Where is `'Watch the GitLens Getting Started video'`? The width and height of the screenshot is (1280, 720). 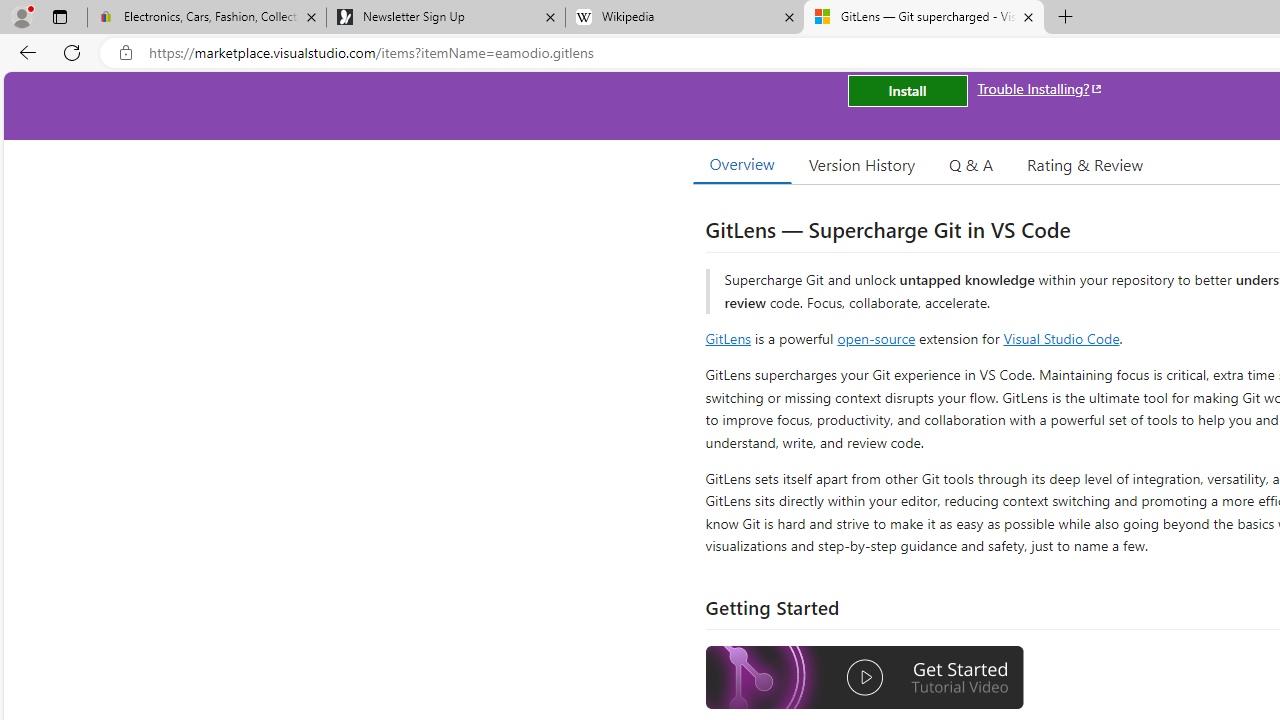
'Watch the GitLens Getting Started video' is located at coordinates (865, 677).